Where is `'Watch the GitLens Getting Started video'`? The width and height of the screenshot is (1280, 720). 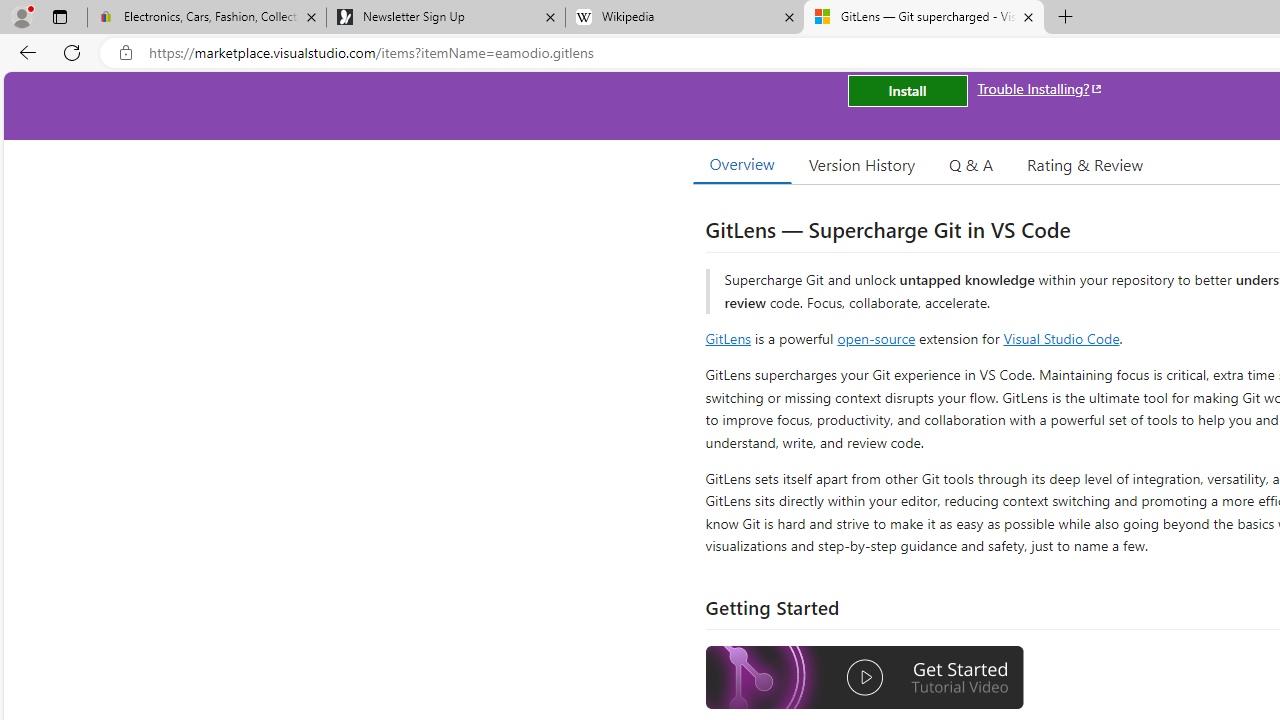
'Watch the GitLens Getting Started video' is located at coordinates (865, 677).